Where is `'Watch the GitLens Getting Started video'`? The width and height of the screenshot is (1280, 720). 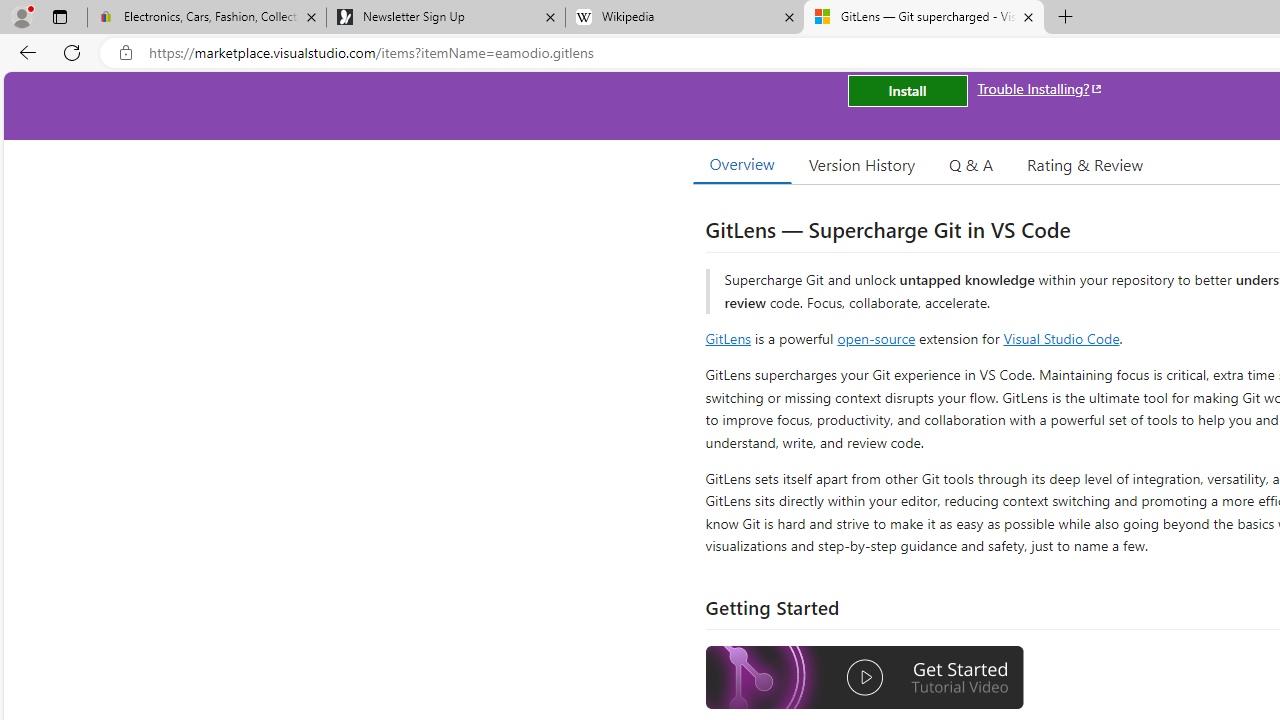
'Watch the GitLens Getting Started video' is located at coordinates (865, 677).